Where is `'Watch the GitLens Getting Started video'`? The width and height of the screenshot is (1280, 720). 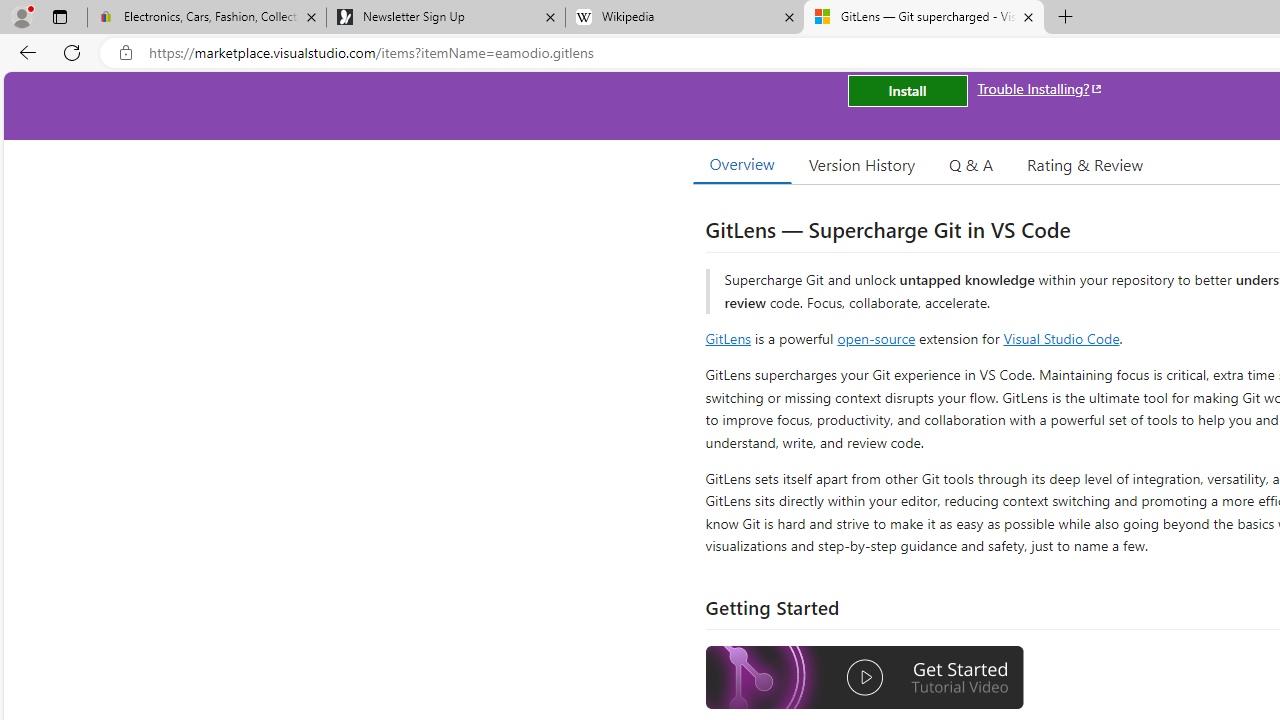
'Watch the GitLens Getting Started video' is located at coordinates (865, 677).